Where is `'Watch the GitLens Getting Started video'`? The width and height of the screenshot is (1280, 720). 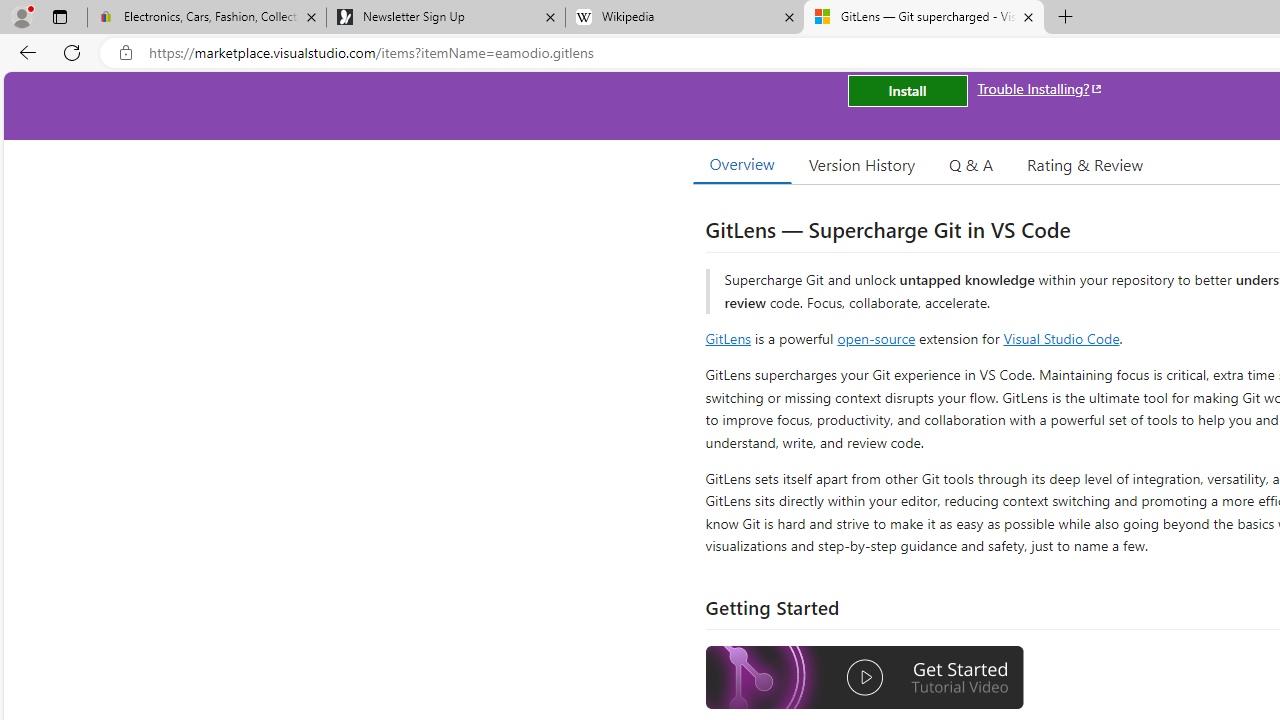
'Watch the GitLens Getting Started video' is located at coordinates (865, 677).